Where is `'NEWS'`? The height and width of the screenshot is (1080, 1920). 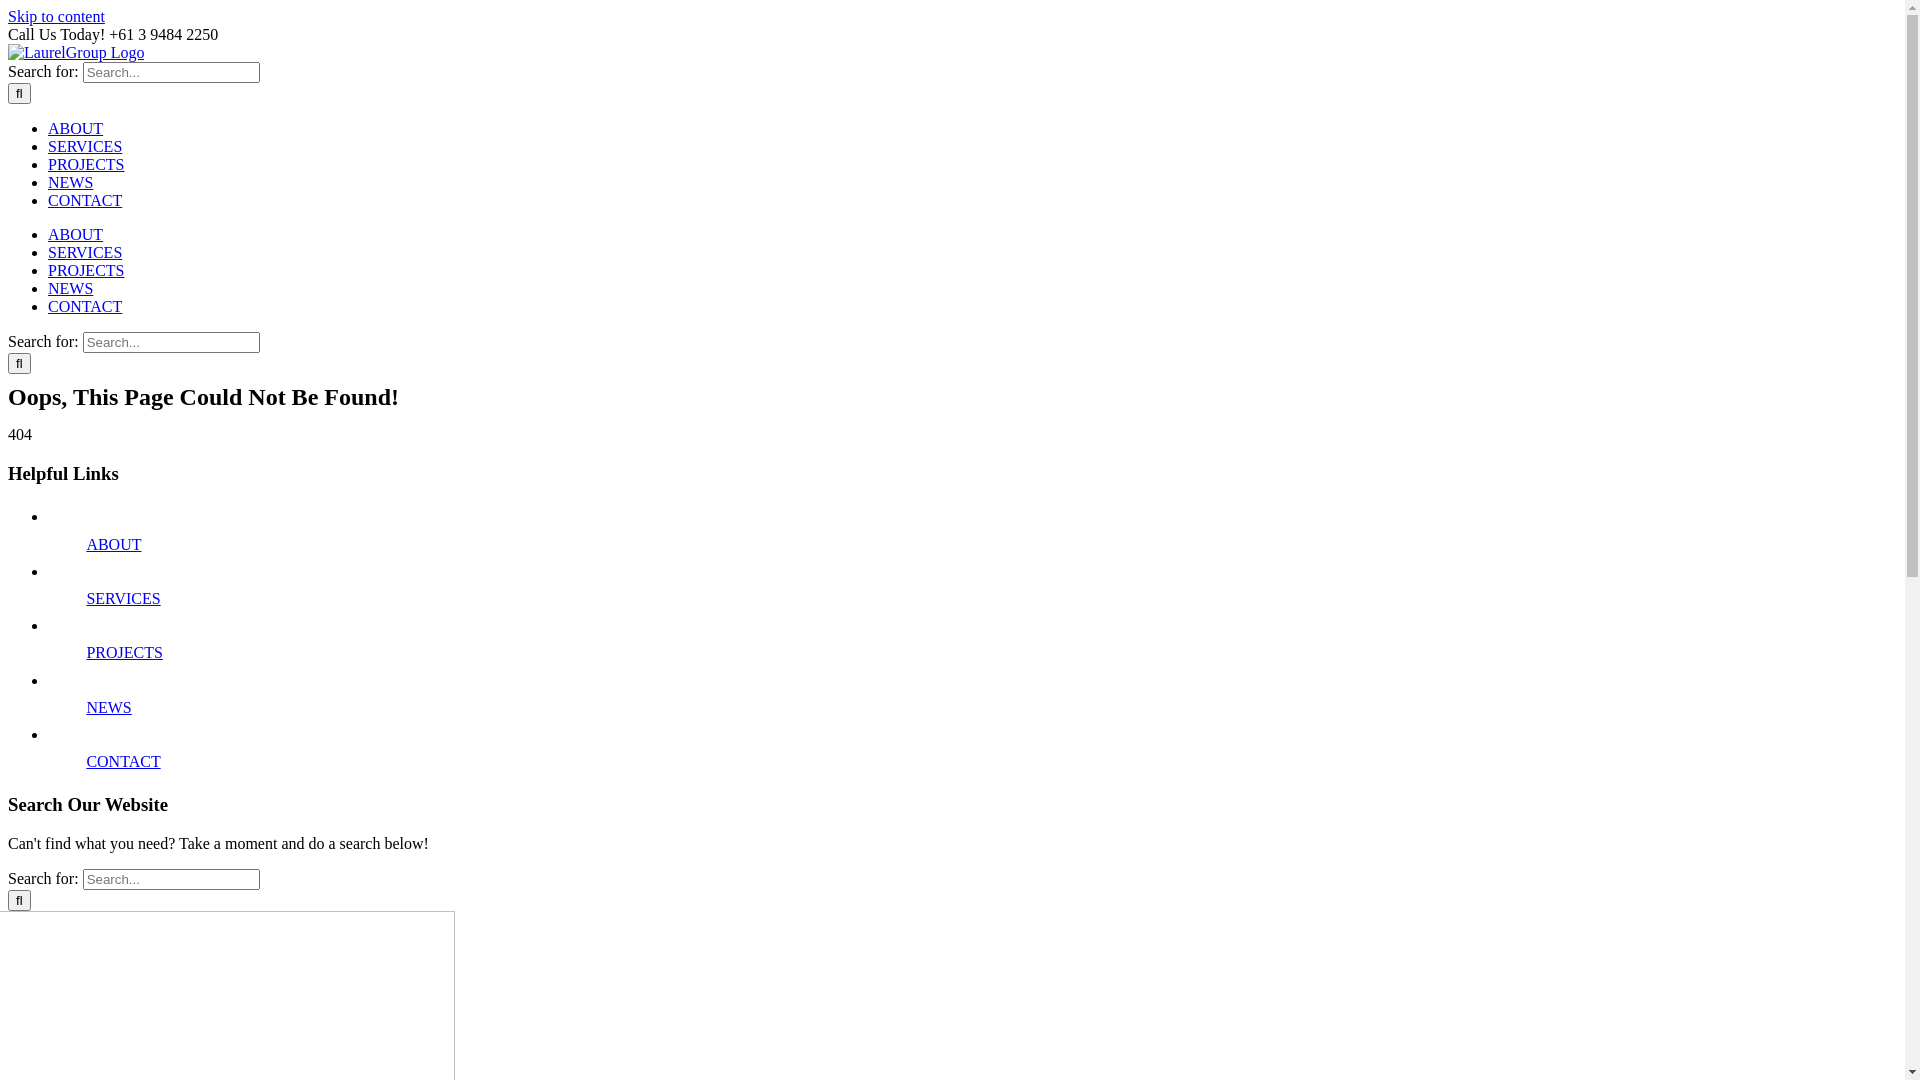 'NEWS' is located at coordinates (70, 288).